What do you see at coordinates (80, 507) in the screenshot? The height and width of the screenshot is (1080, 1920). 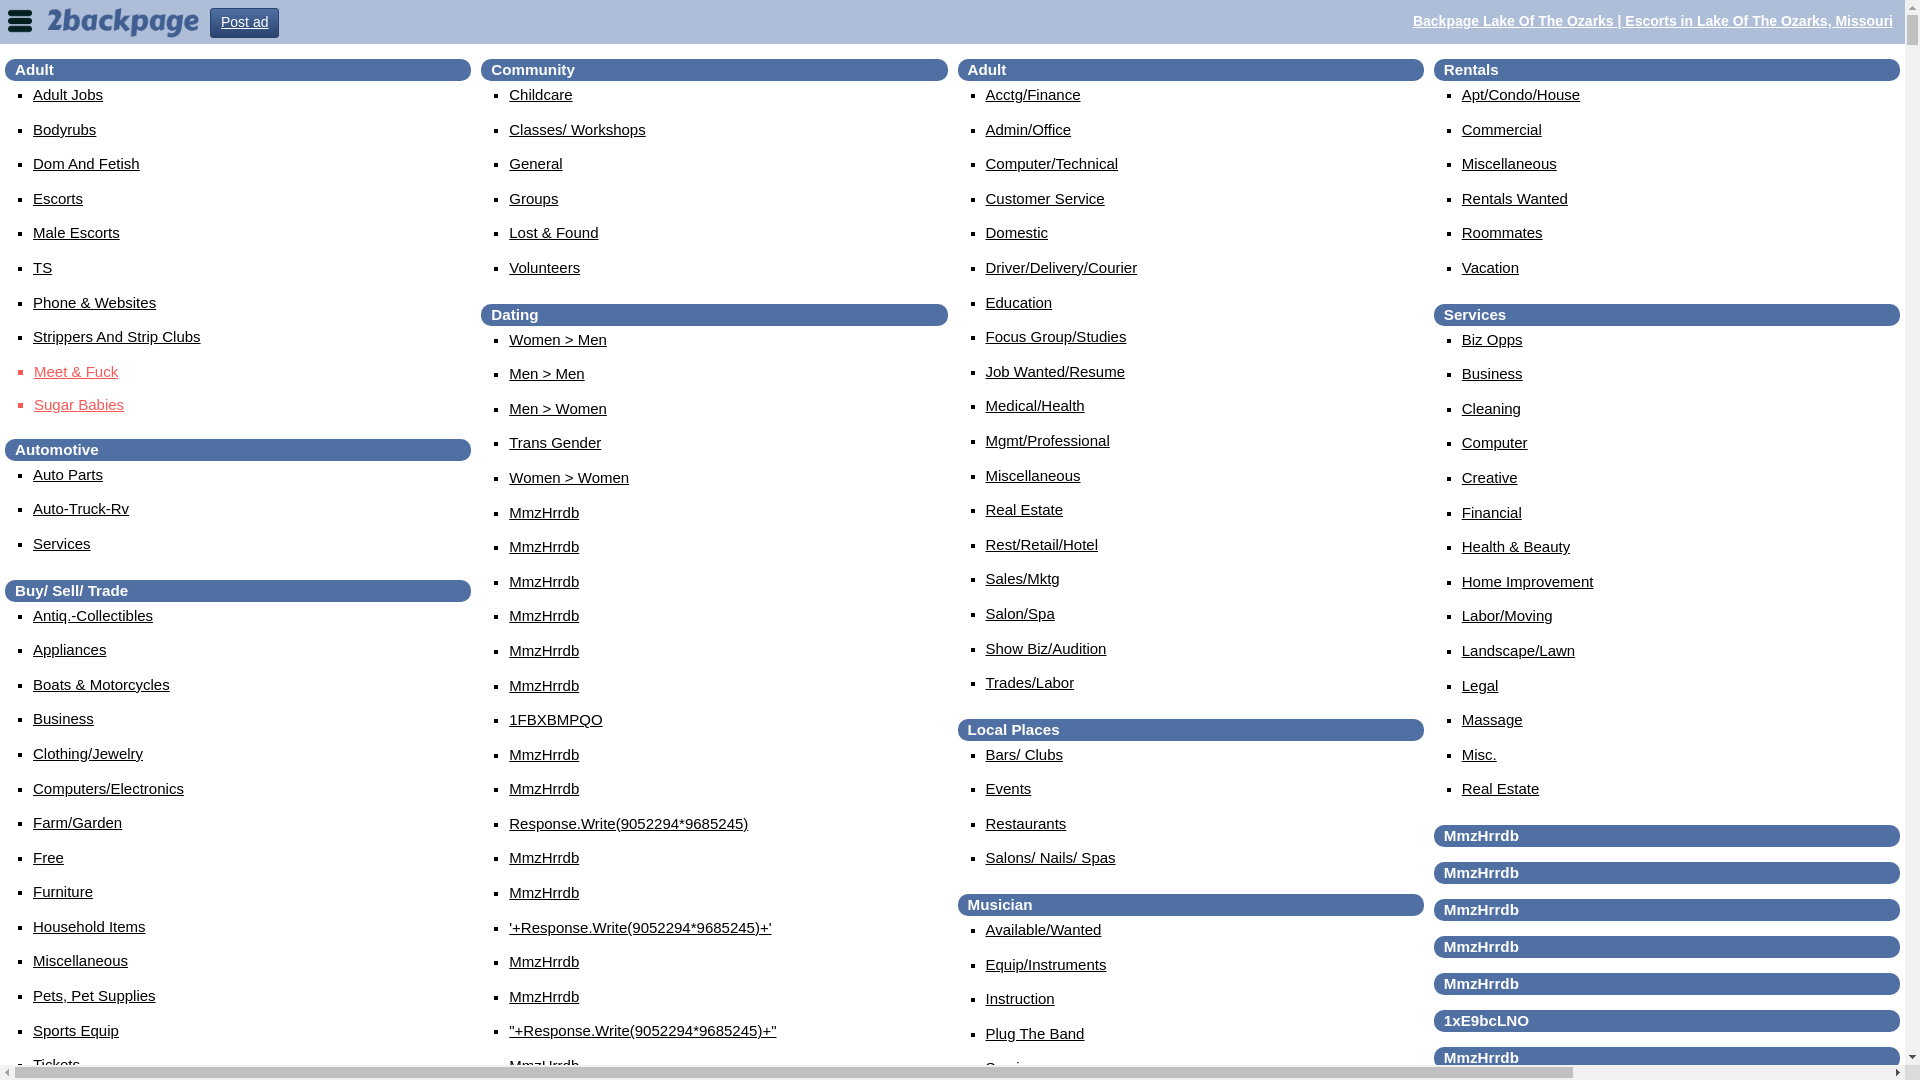 I see `'Auto-Truck-Rv'` at bounding box center [80, 507].